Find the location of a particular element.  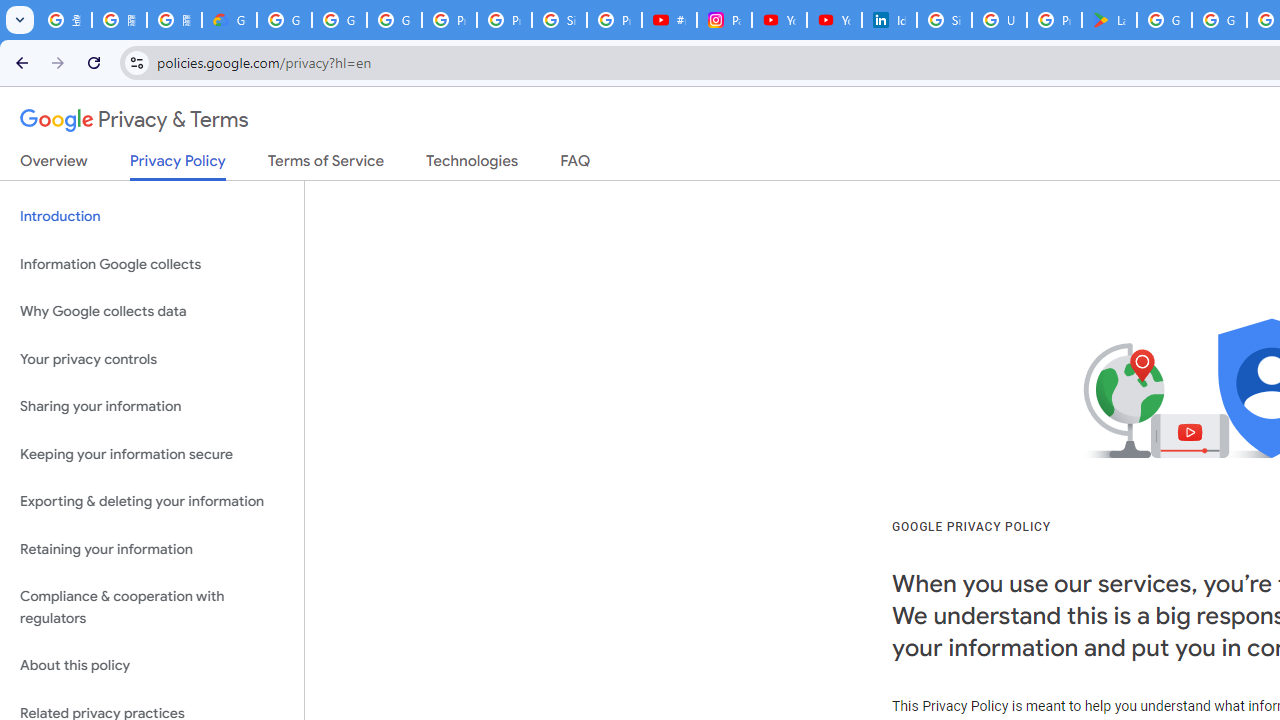

'Last Shelter: Survival - Apps on Google Play' is located at coordinates (1108, 20).